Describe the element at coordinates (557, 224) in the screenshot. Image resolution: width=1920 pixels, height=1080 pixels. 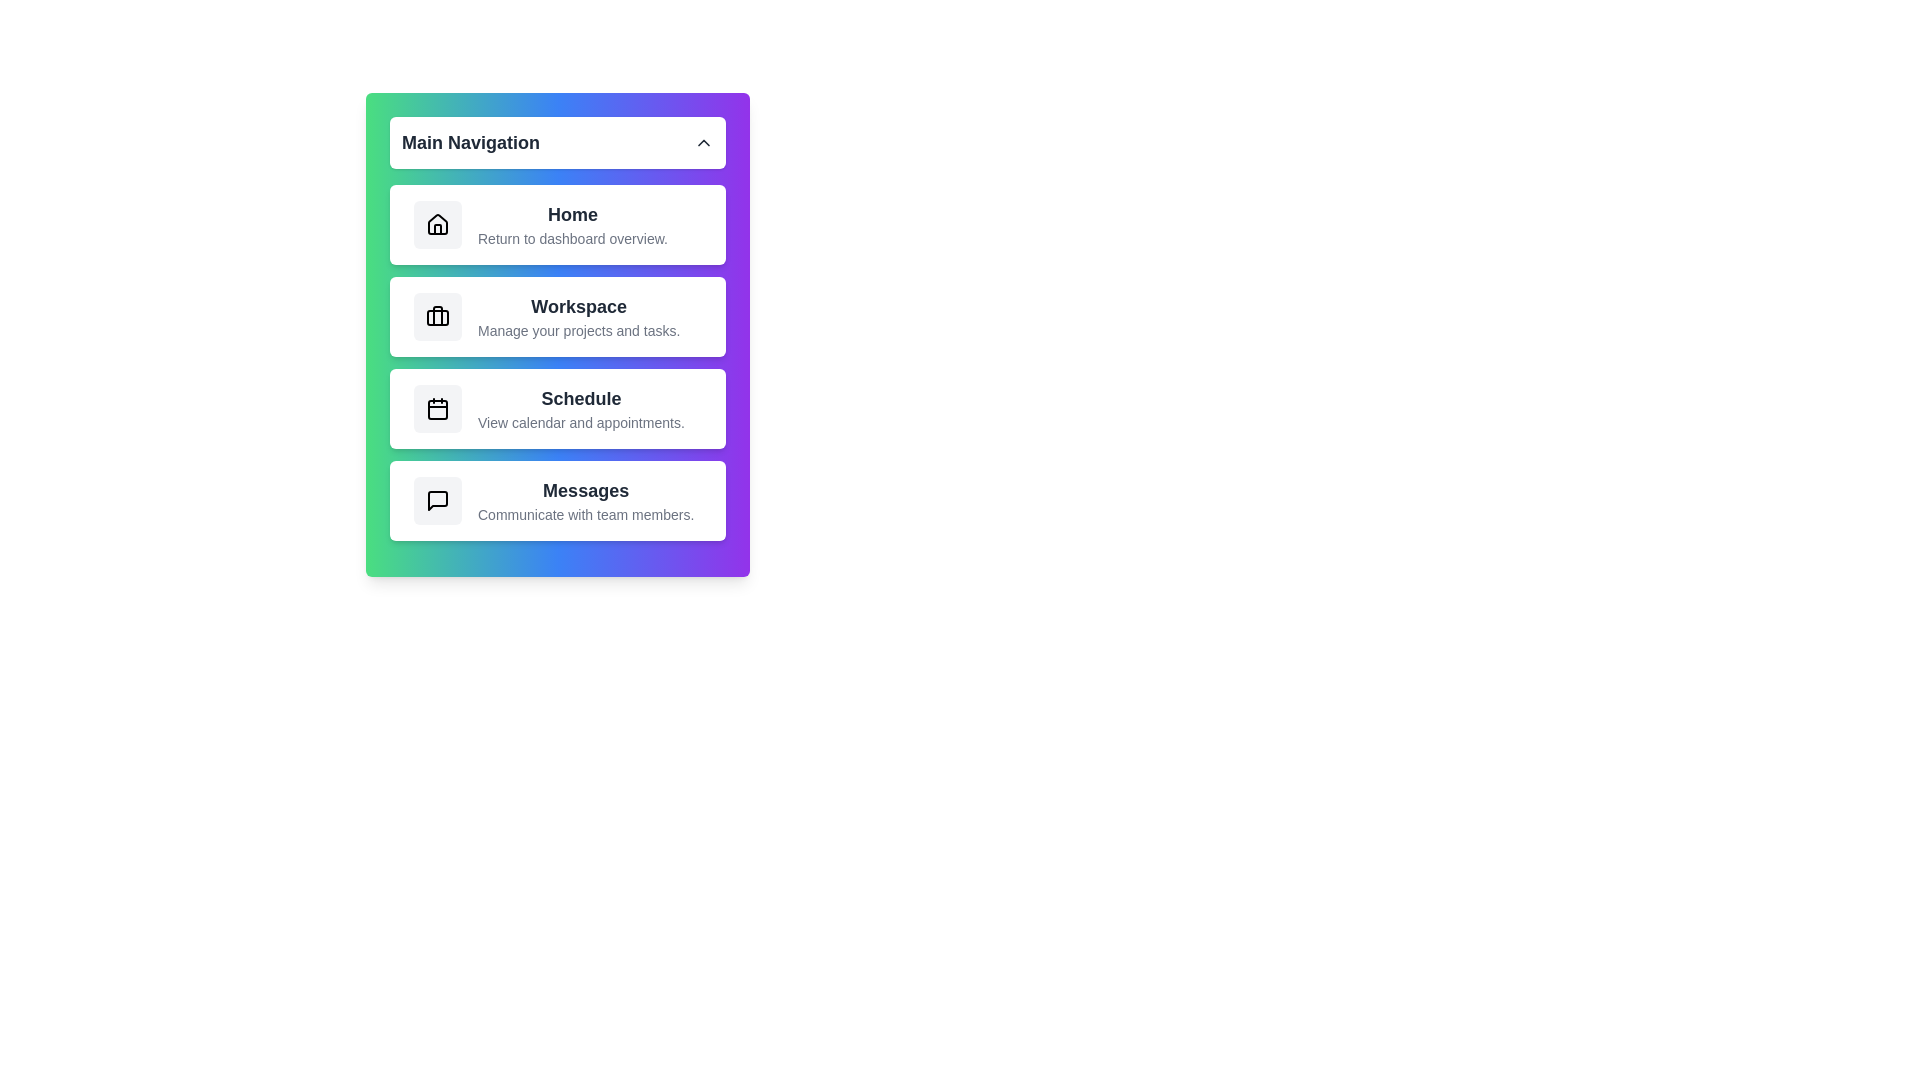
I see `the 'Home' navigation item to select it` at that location.